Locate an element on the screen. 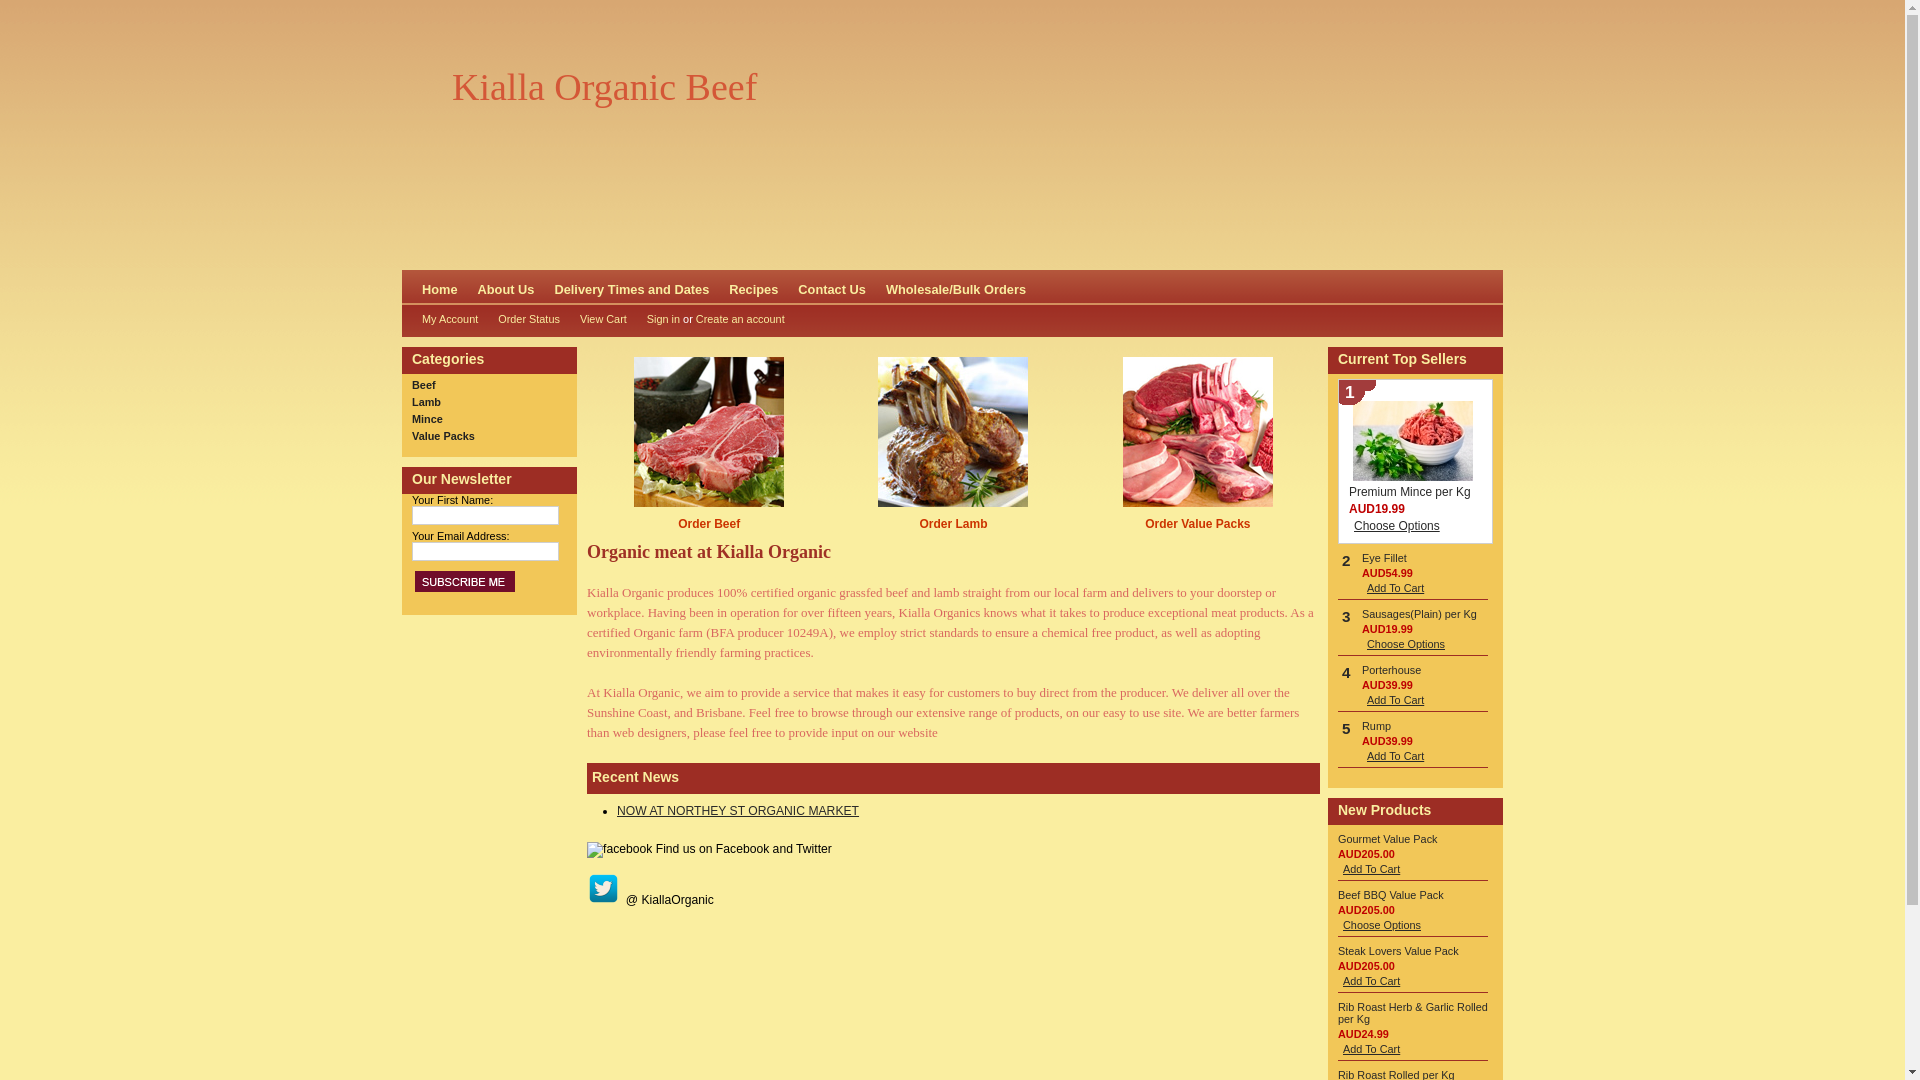 Image resolution: width=1920 pixels, height=1080 pixels. 'My Account' is located at coordinates (444, 318).